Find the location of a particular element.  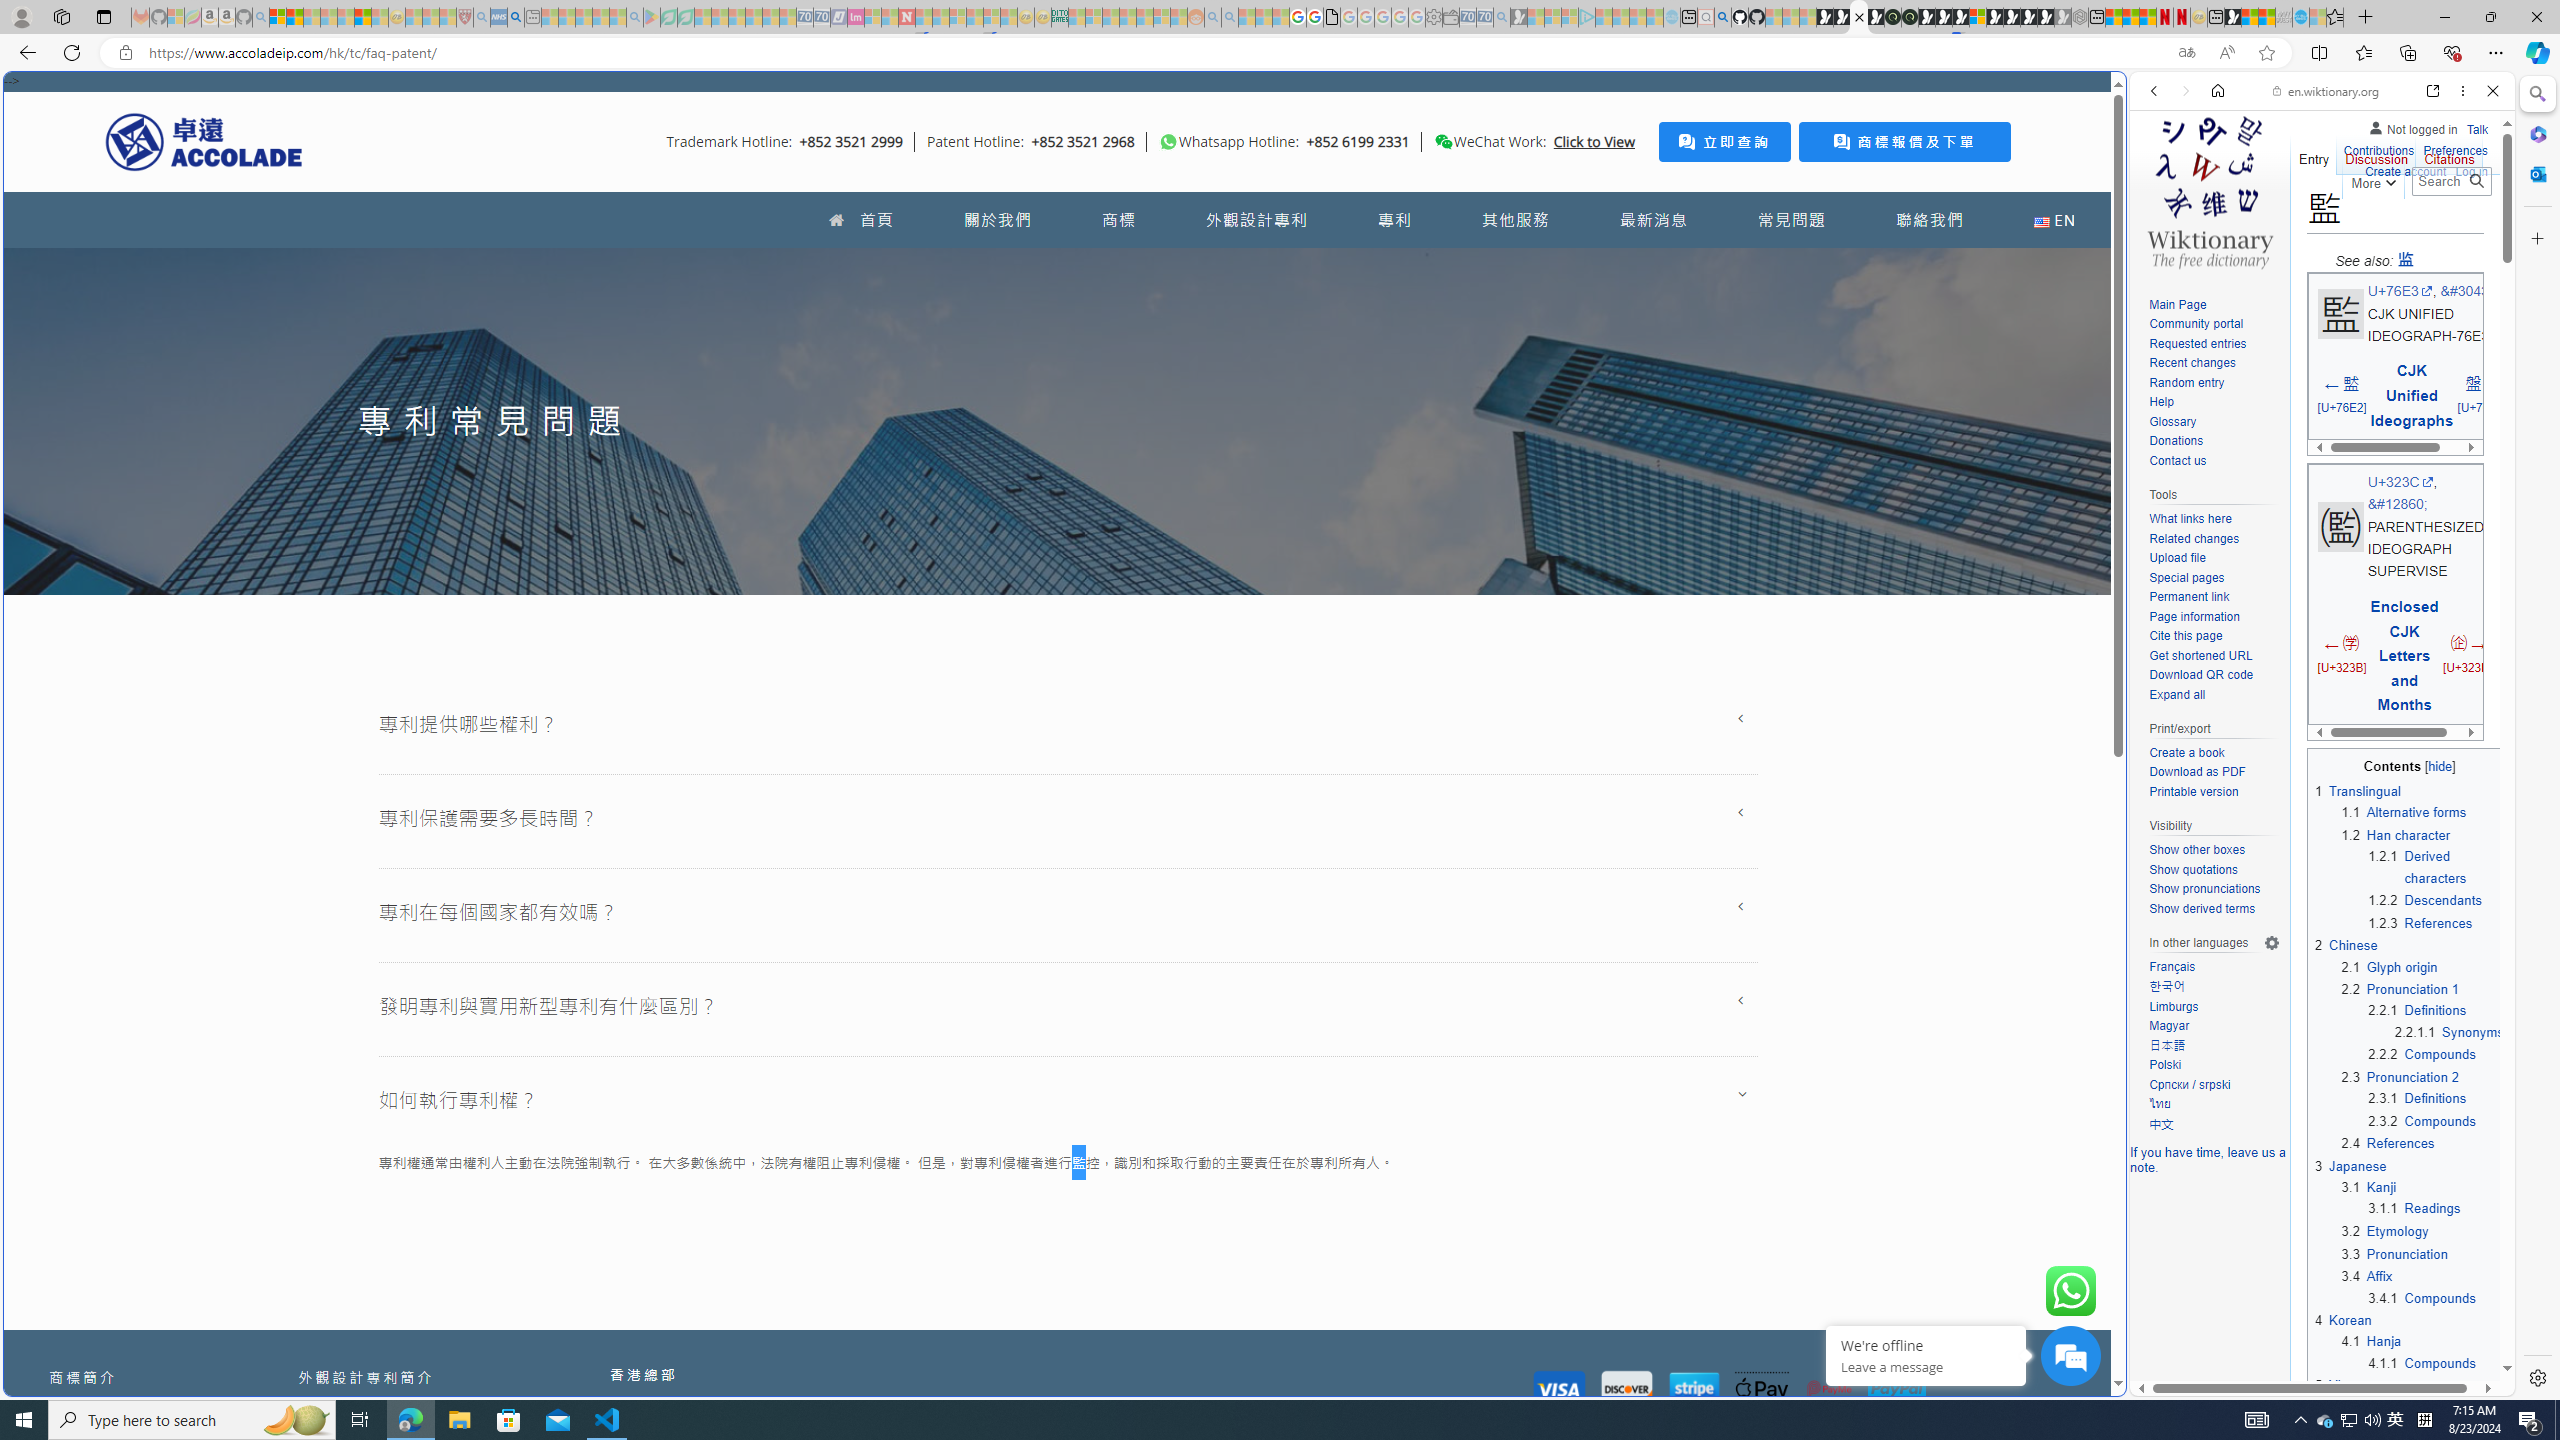

'3.3 Pronunciation' is located at coordinates (2393, 1252).